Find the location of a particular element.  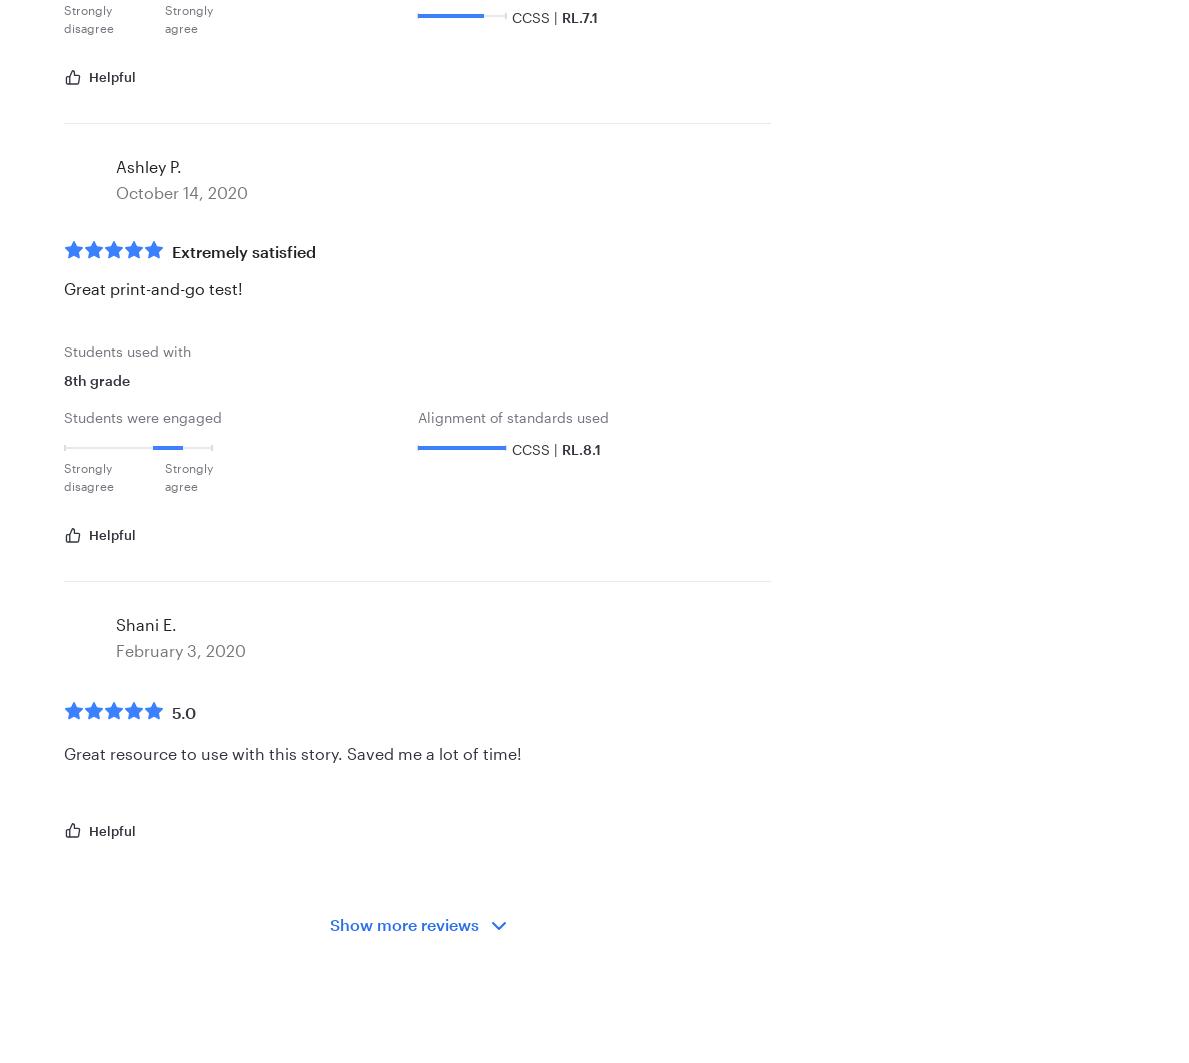

'Show more reviews' is located at coordinates (329, 923).